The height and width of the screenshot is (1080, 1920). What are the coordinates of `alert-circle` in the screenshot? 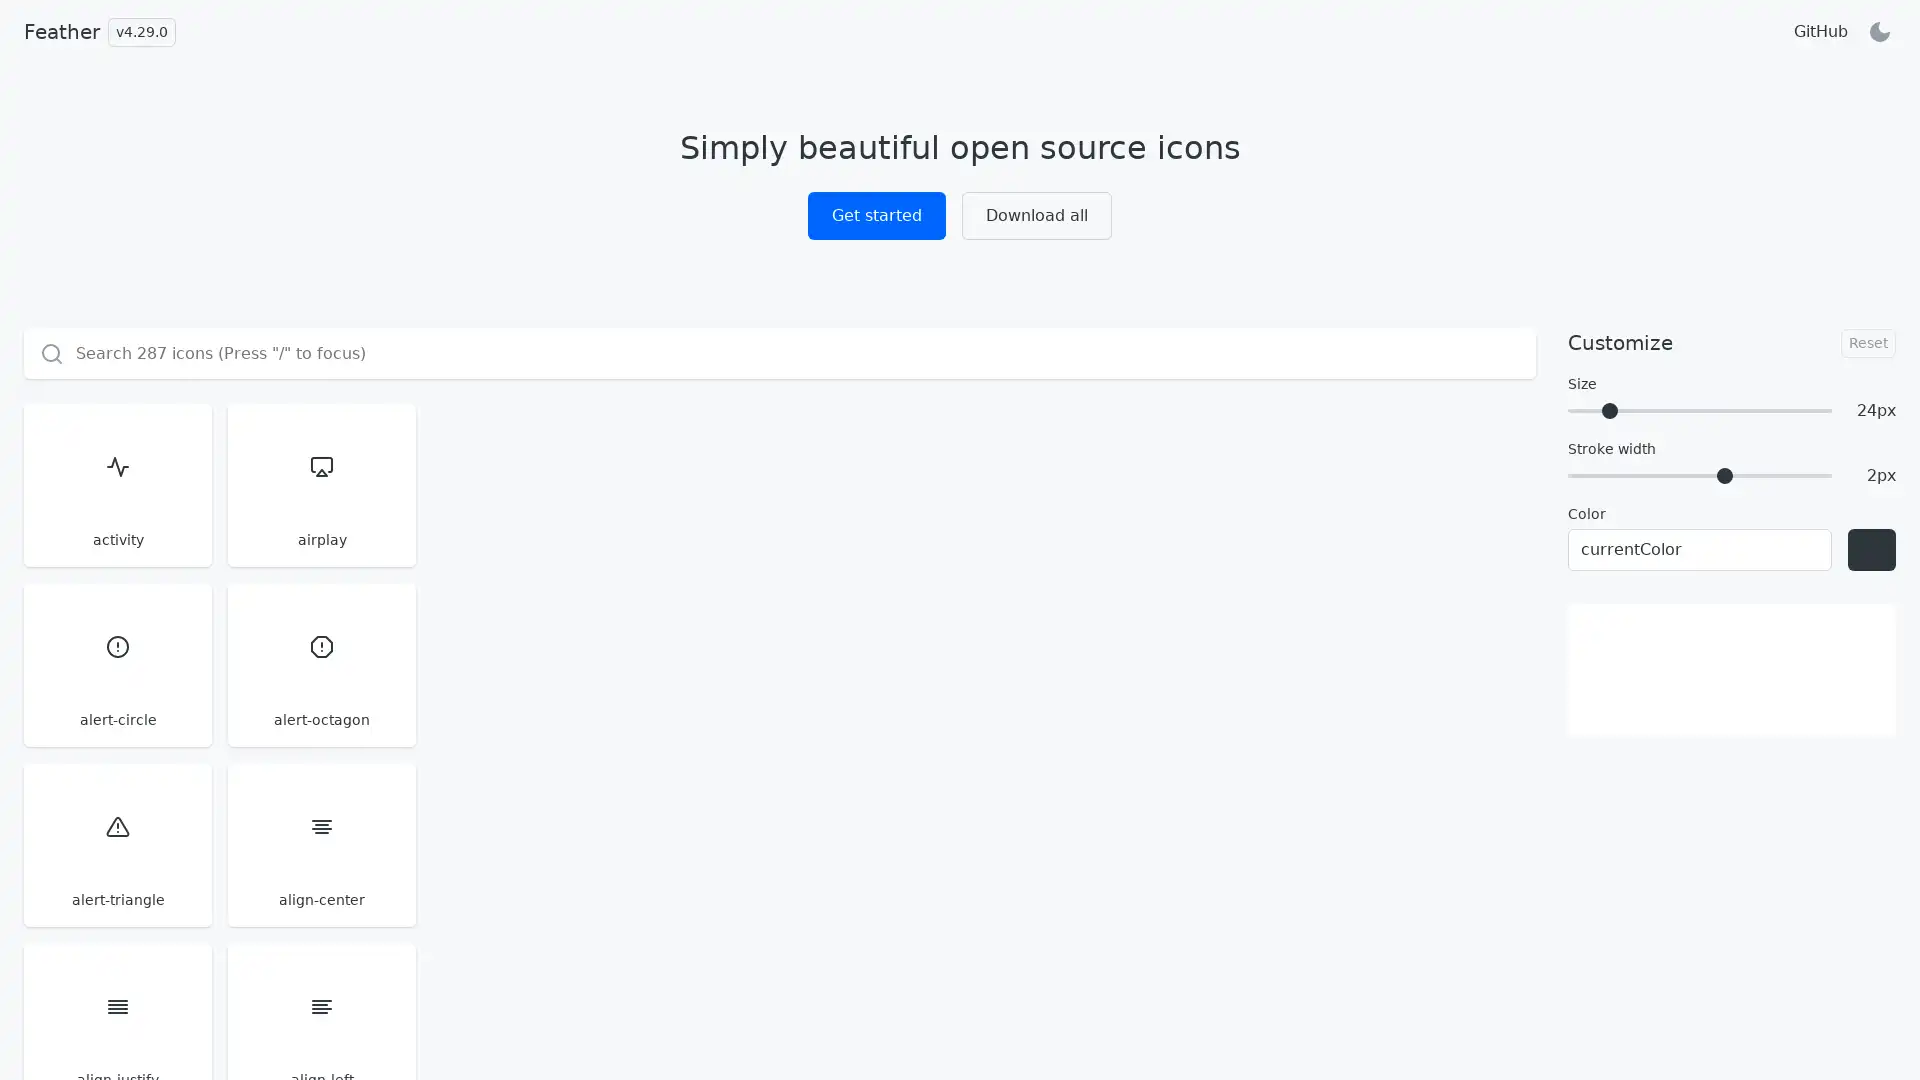 It's located at (439, 485).